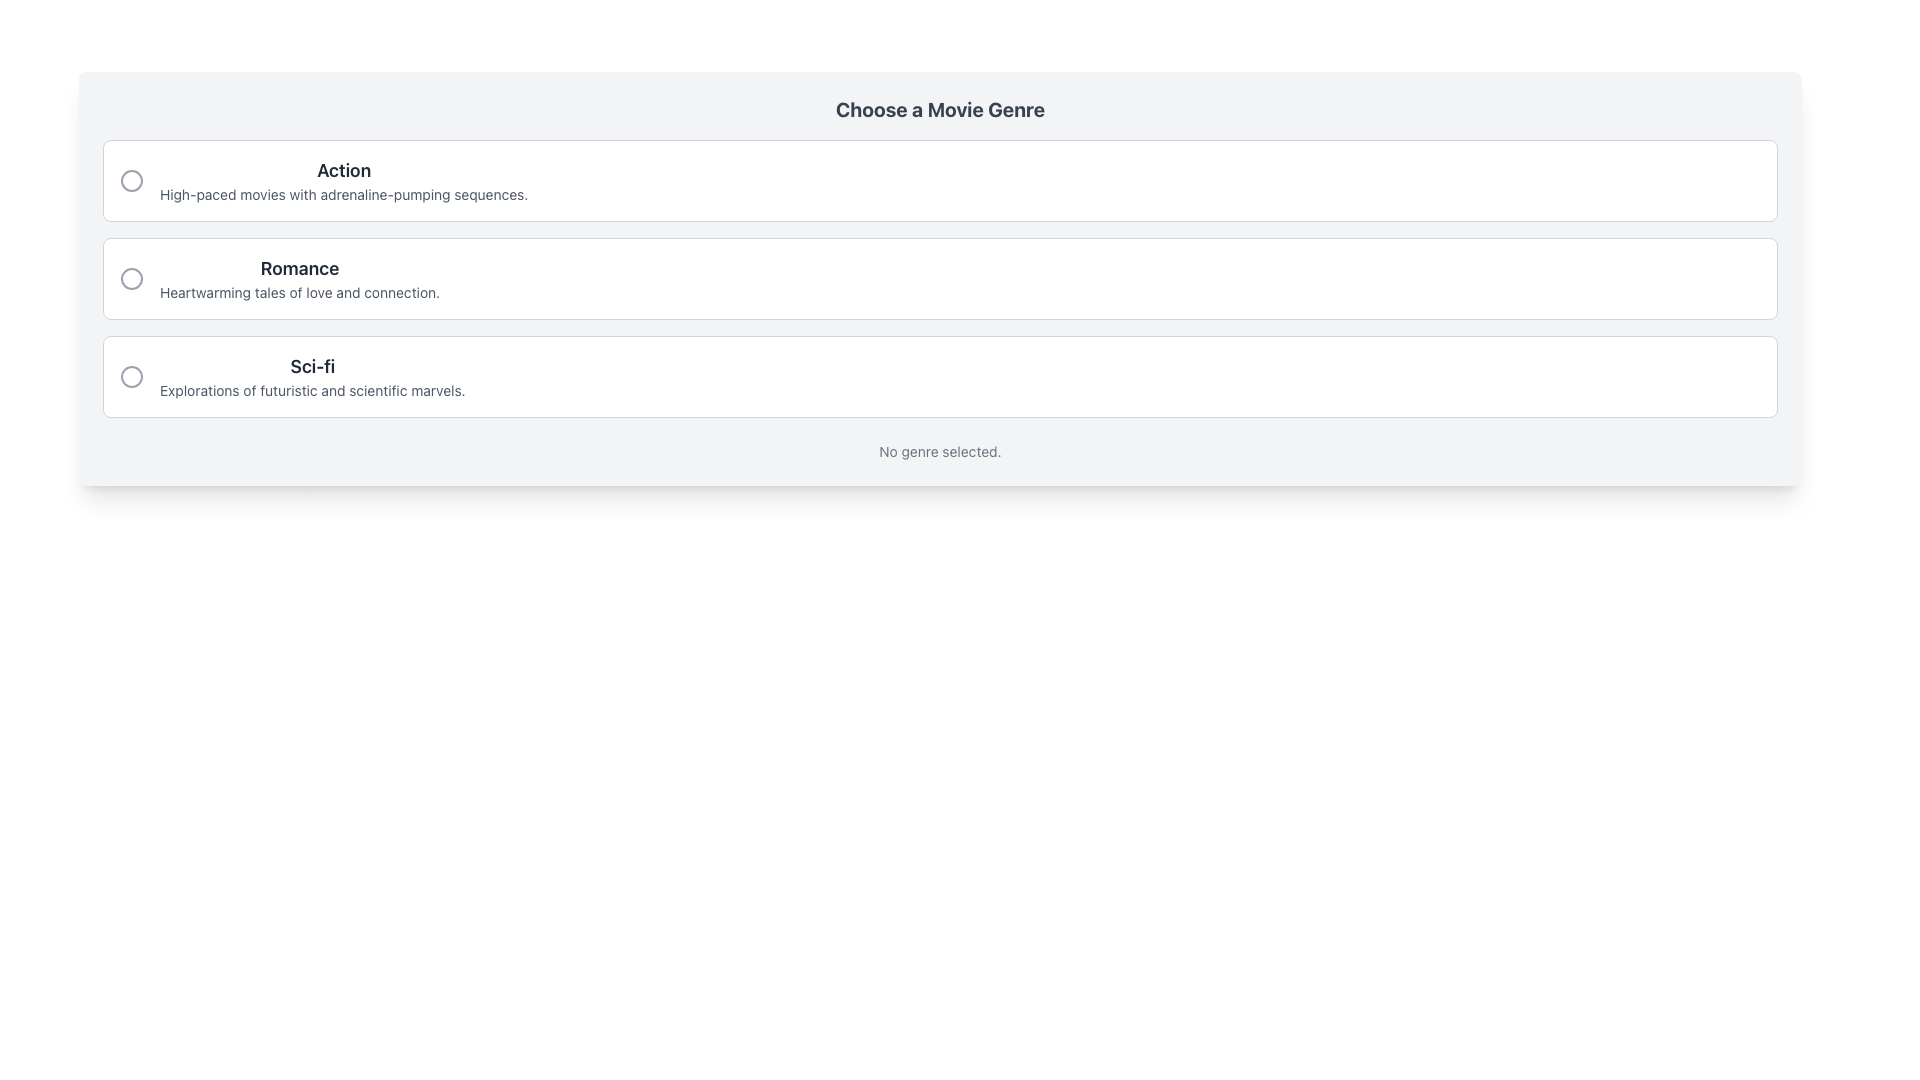  I want to click on the text label displaying 'Heartwarming tales of love and connection.' which is positioned beneath the 'Romance' title in the interface, so click(299, 293).